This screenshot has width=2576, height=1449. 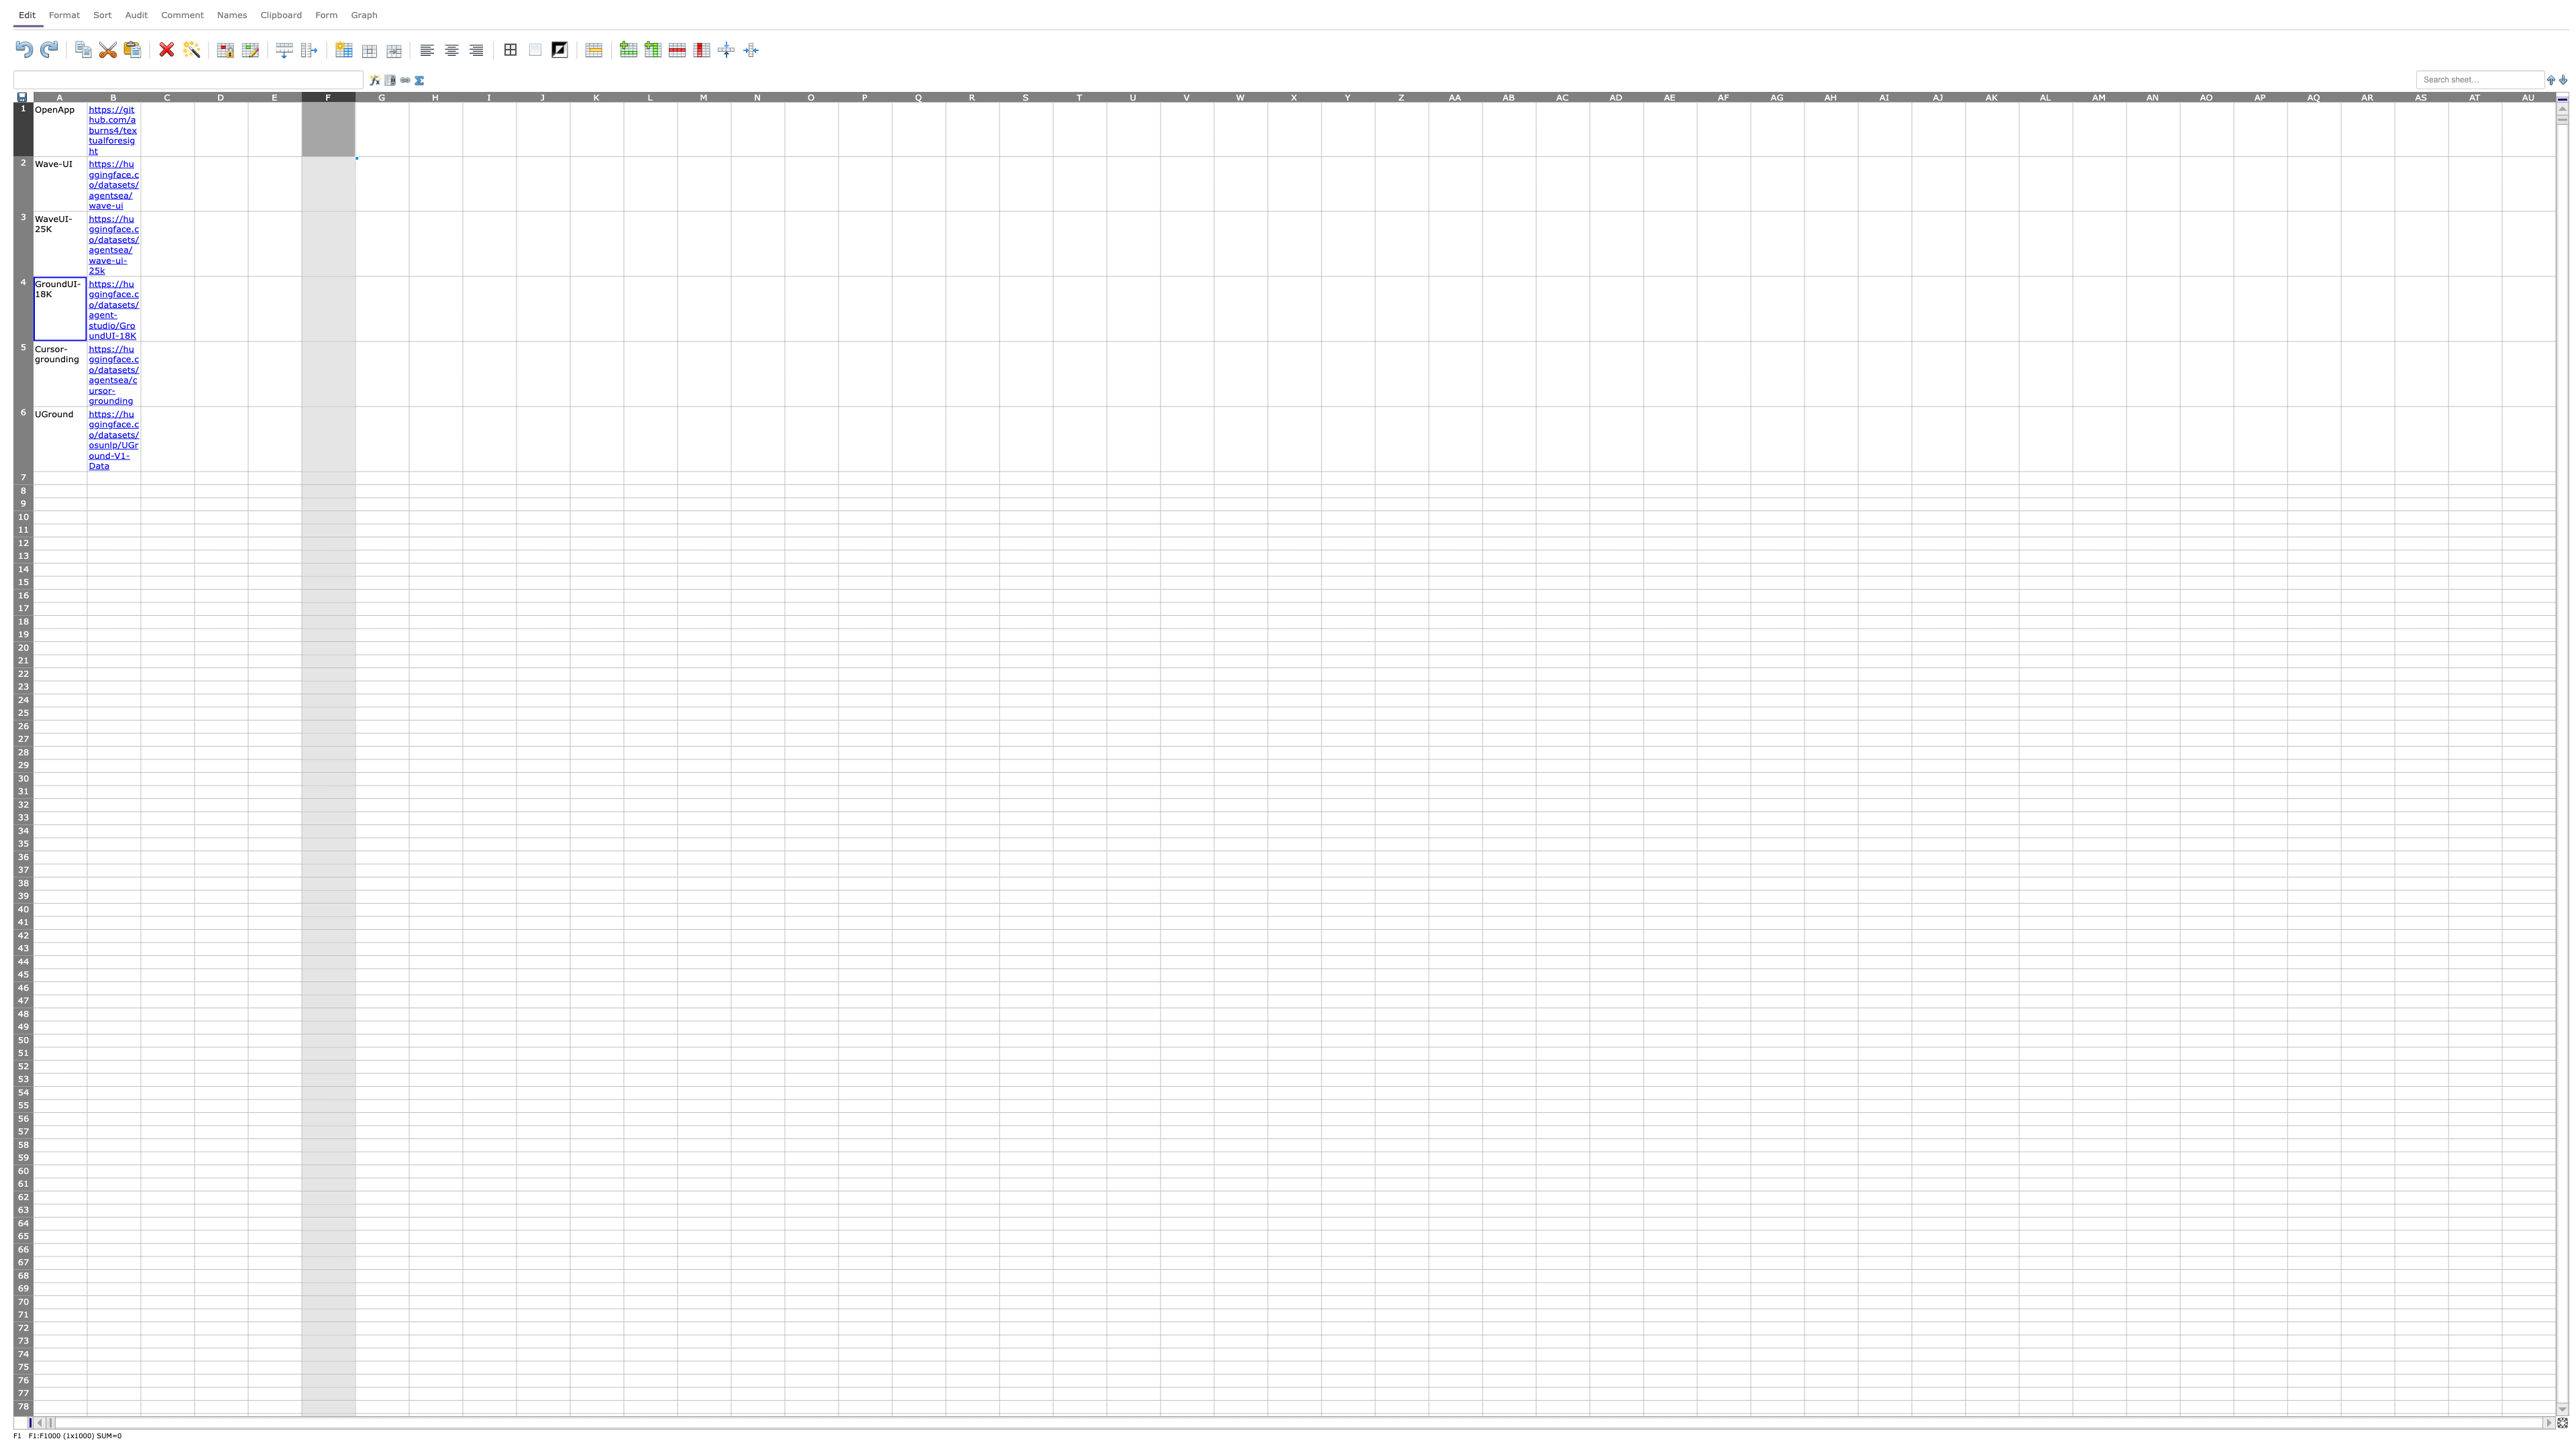 I want to click on column J, so click(x=543, y=95).